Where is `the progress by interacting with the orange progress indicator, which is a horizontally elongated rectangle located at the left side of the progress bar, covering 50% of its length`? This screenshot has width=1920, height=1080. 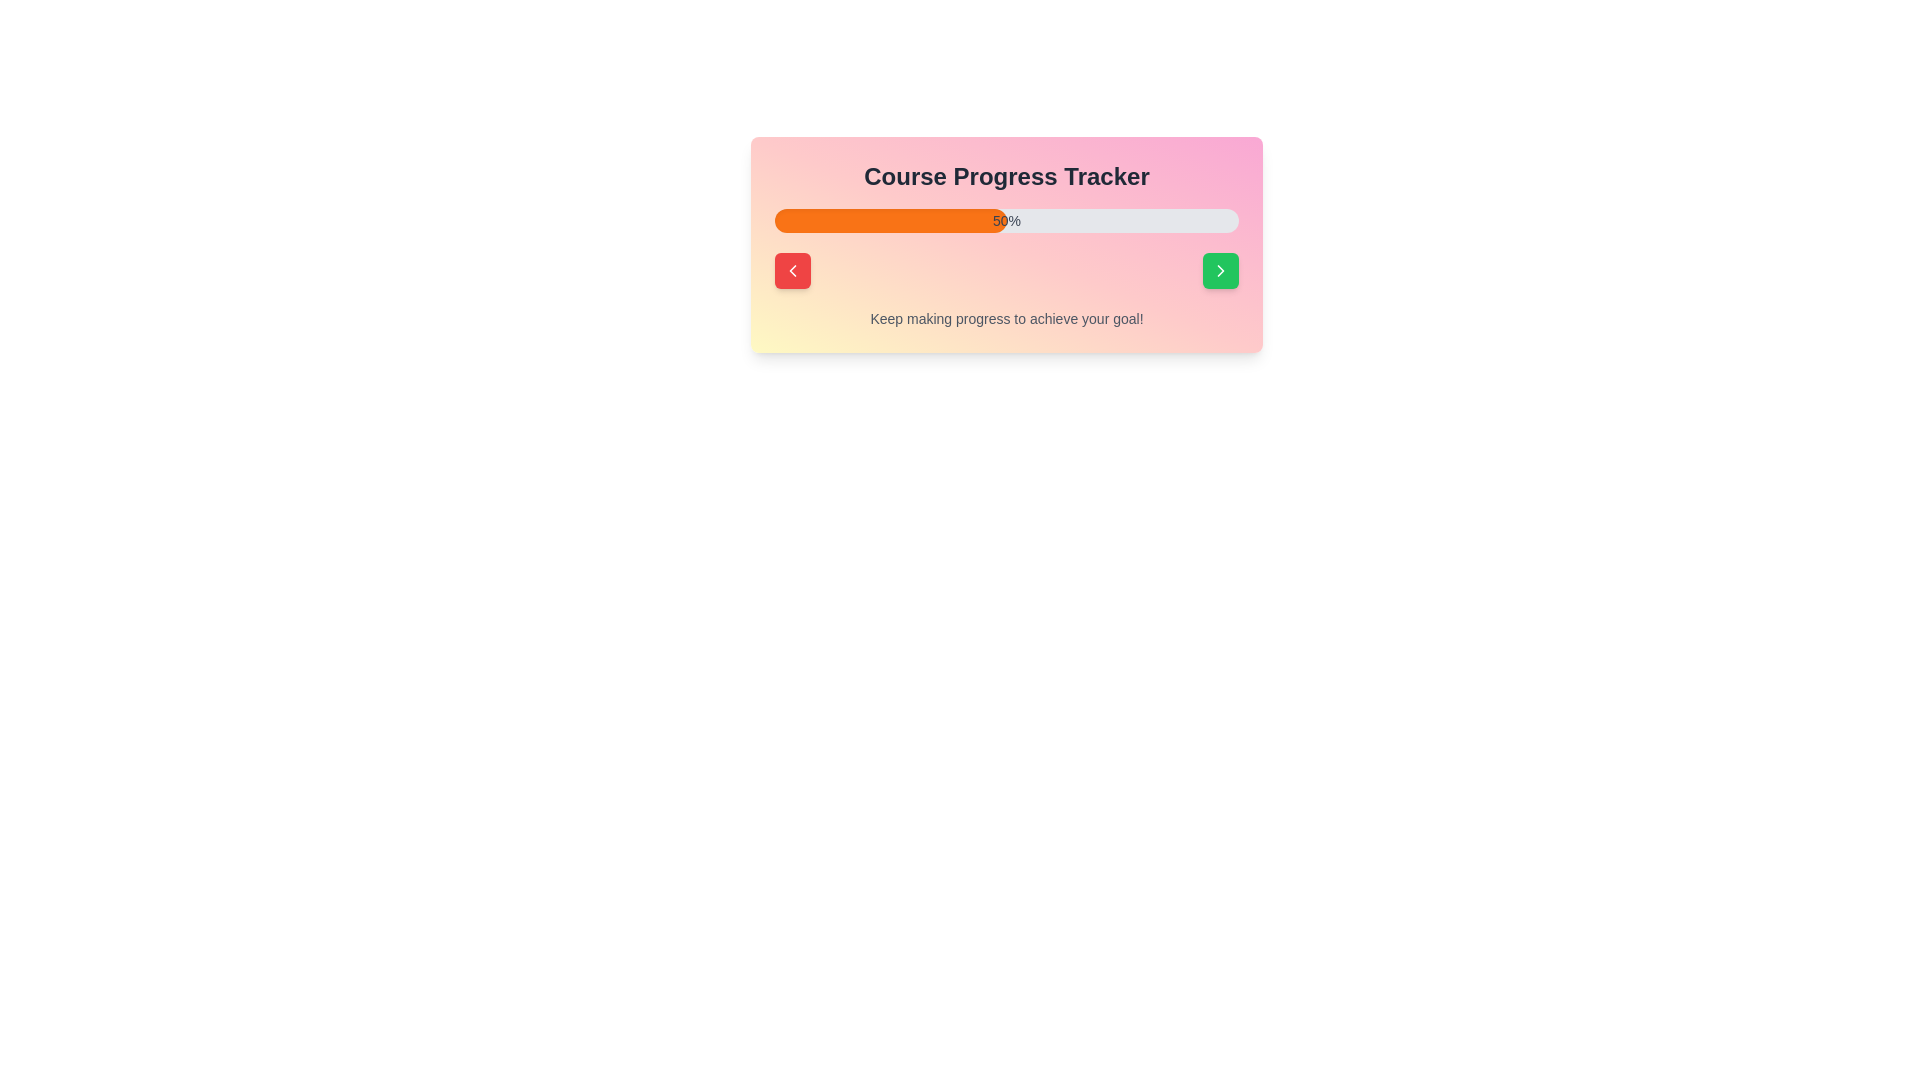 the progress by interacting with the orange progress indicator, which is a horizontally elongated rectangle located at the left side of the progress bar, covering 50% of its length is located at coordinates (890, 220).